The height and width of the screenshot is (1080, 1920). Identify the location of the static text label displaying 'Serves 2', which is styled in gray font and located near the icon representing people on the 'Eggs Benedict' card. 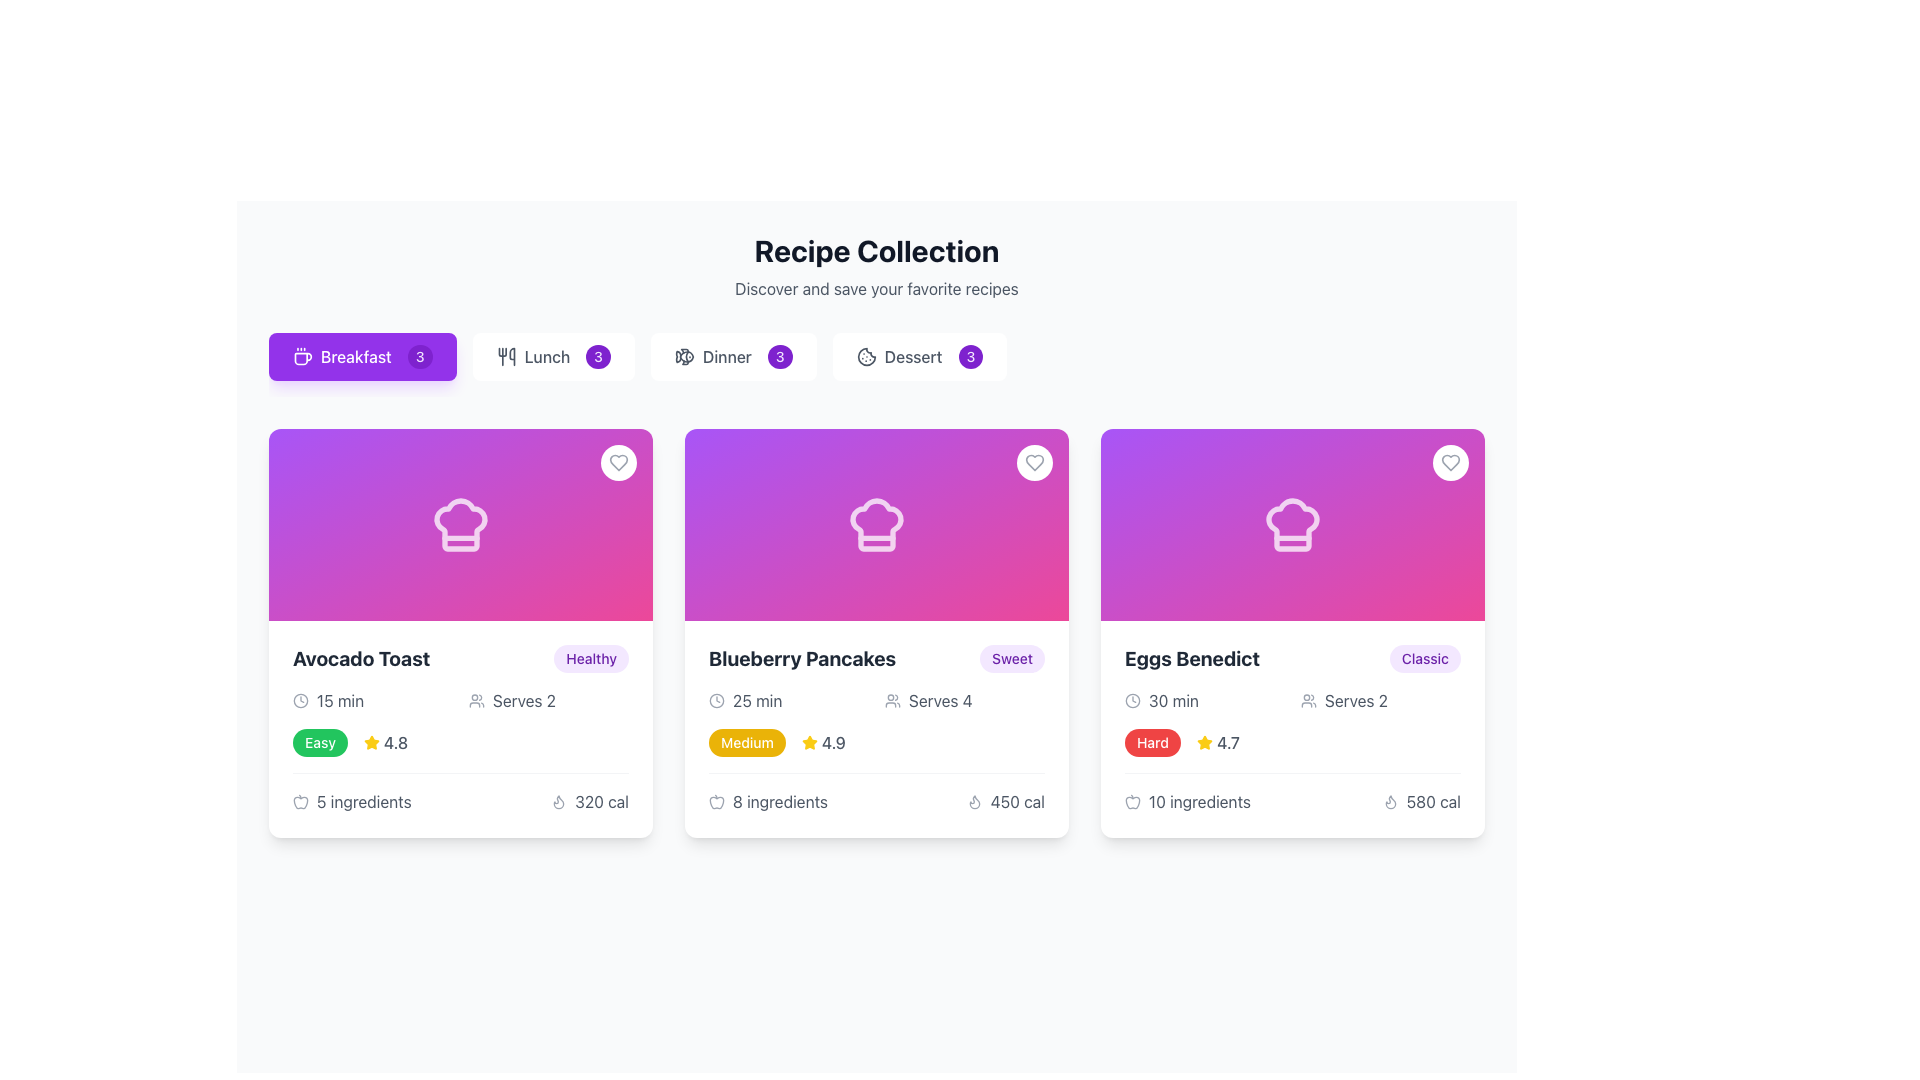
(1356, 700).